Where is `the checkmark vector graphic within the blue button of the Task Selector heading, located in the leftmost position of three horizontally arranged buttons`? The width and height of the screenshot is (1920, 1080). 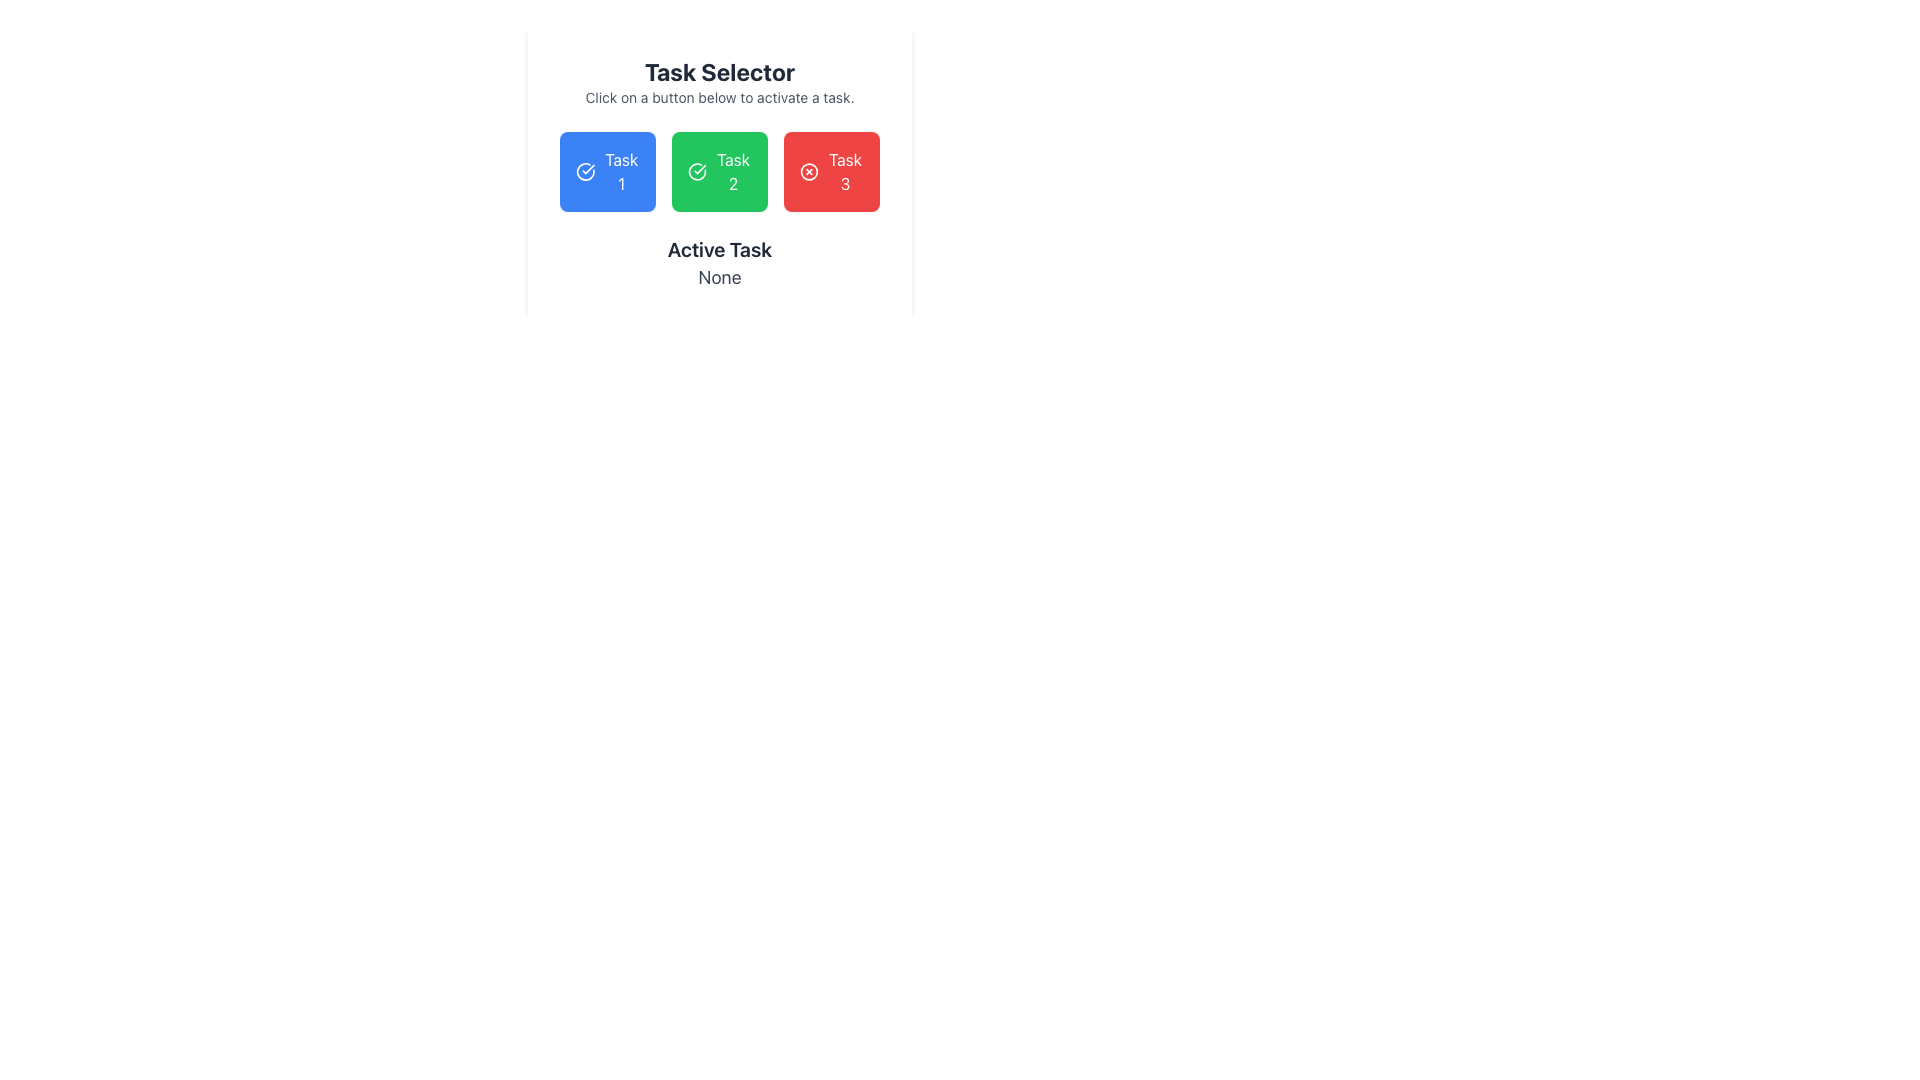
the checkmark vector graphic within the blue button of the Task Selector heading, located in the leftmost position of three horizontally arranged buttons is located at coordinates (584, 171).